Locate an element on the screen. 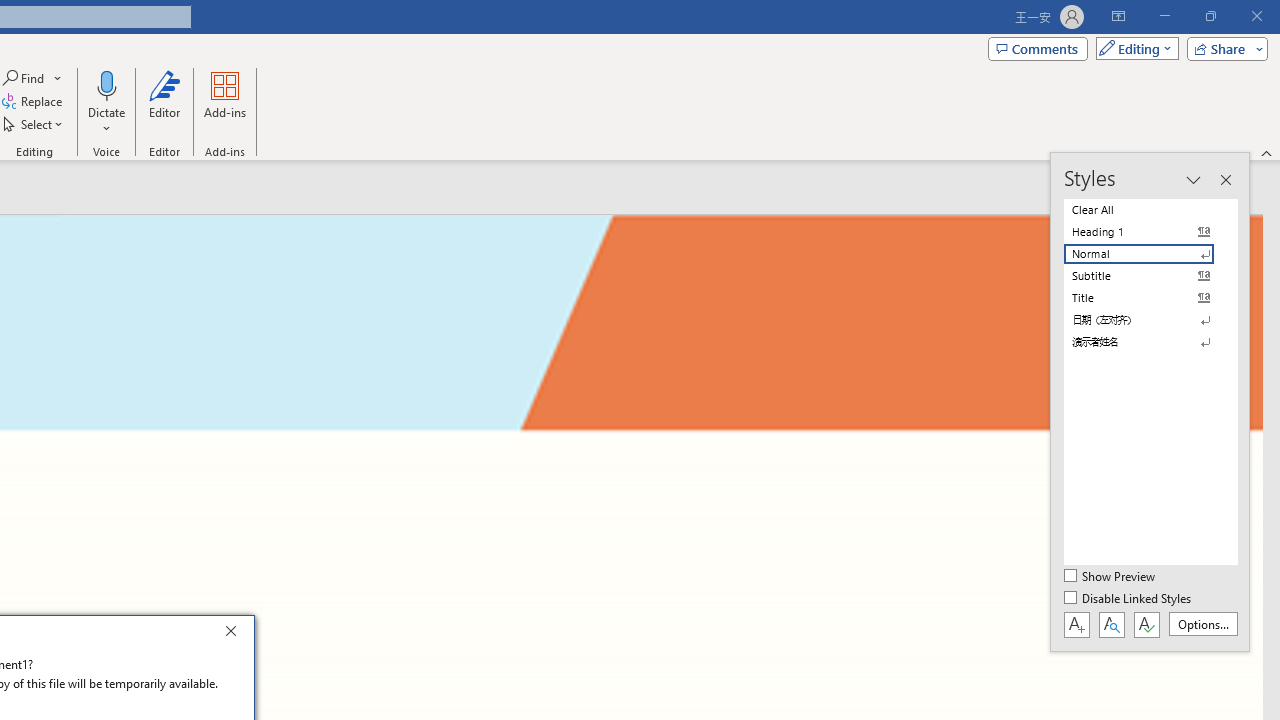 The width and height of the screenshot is (1280, 720). 'Title' is located at coordinates (1150, 298).